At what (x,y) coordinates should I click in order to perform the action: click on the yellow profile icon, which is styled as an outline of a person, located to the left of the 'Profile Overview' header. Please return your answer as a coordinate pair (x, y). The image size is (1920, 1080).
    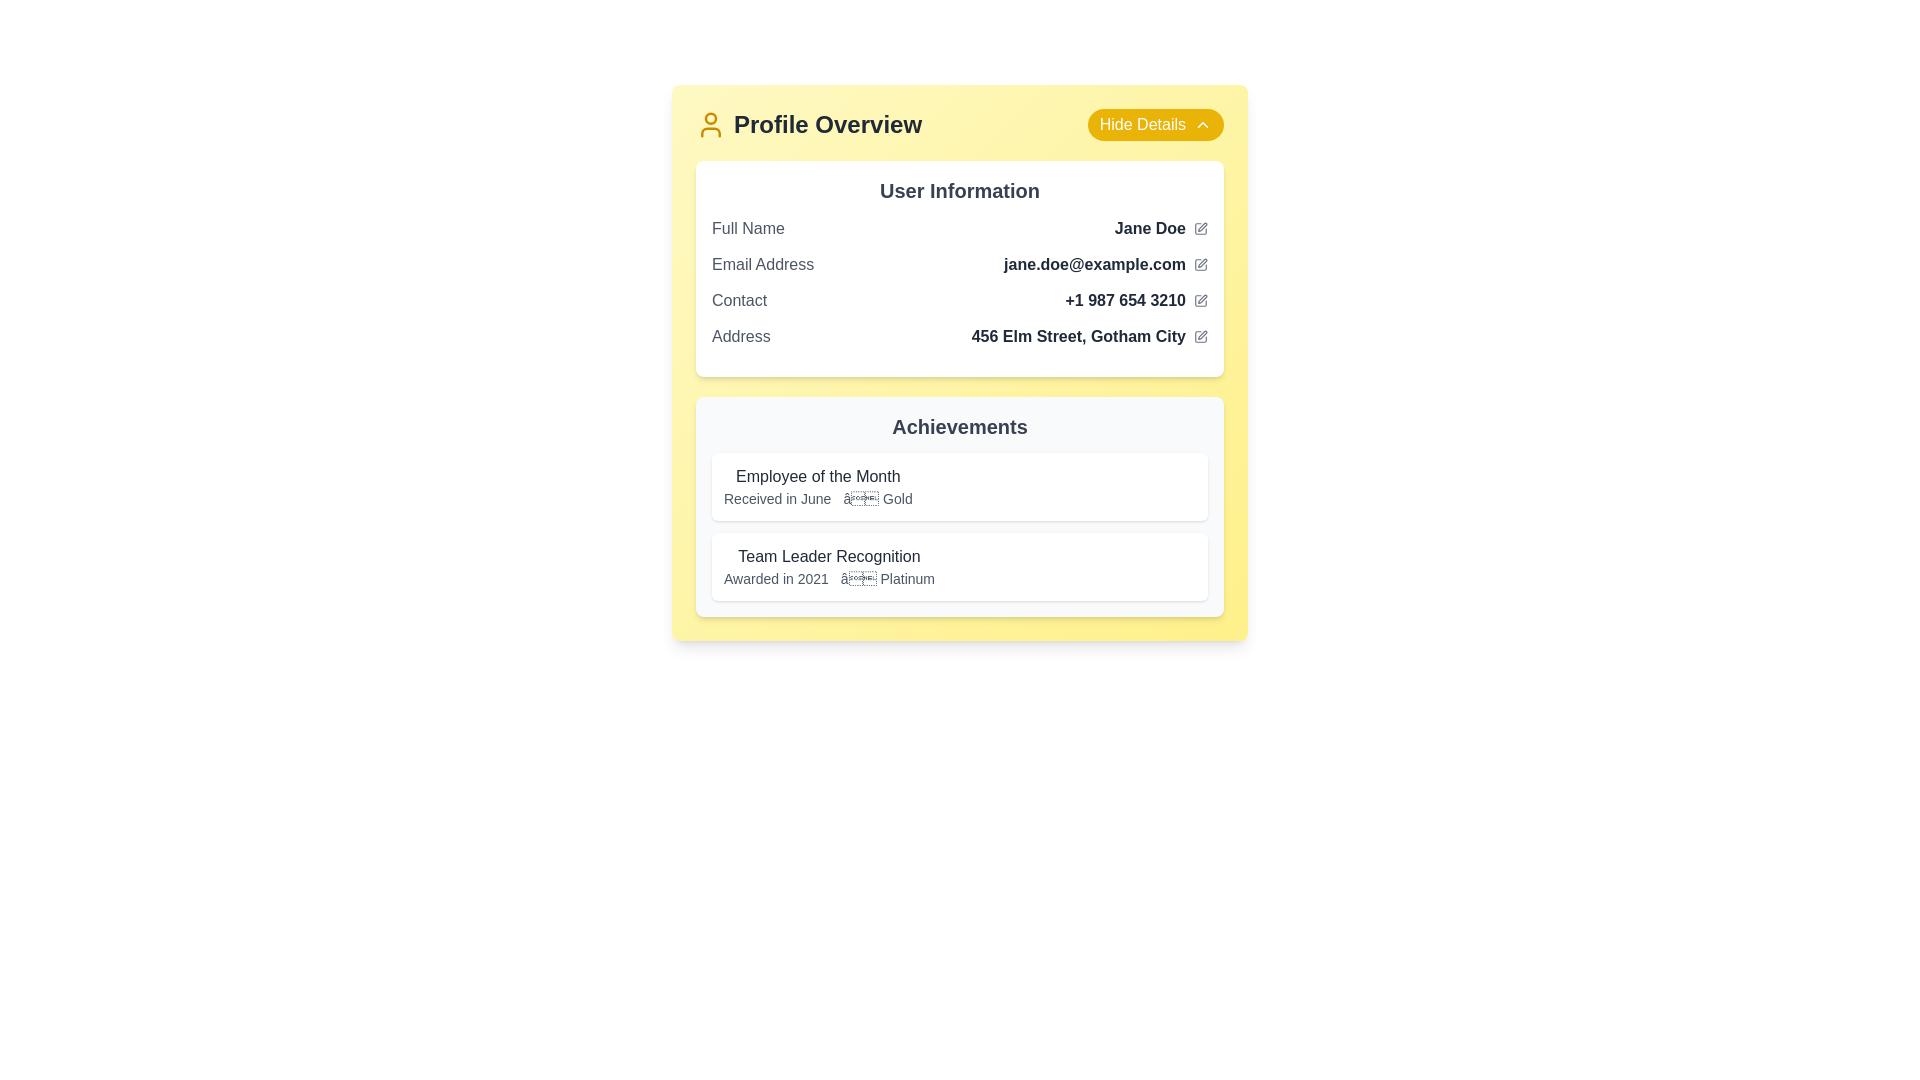
    Looking at the image, I should click on (710, 124).